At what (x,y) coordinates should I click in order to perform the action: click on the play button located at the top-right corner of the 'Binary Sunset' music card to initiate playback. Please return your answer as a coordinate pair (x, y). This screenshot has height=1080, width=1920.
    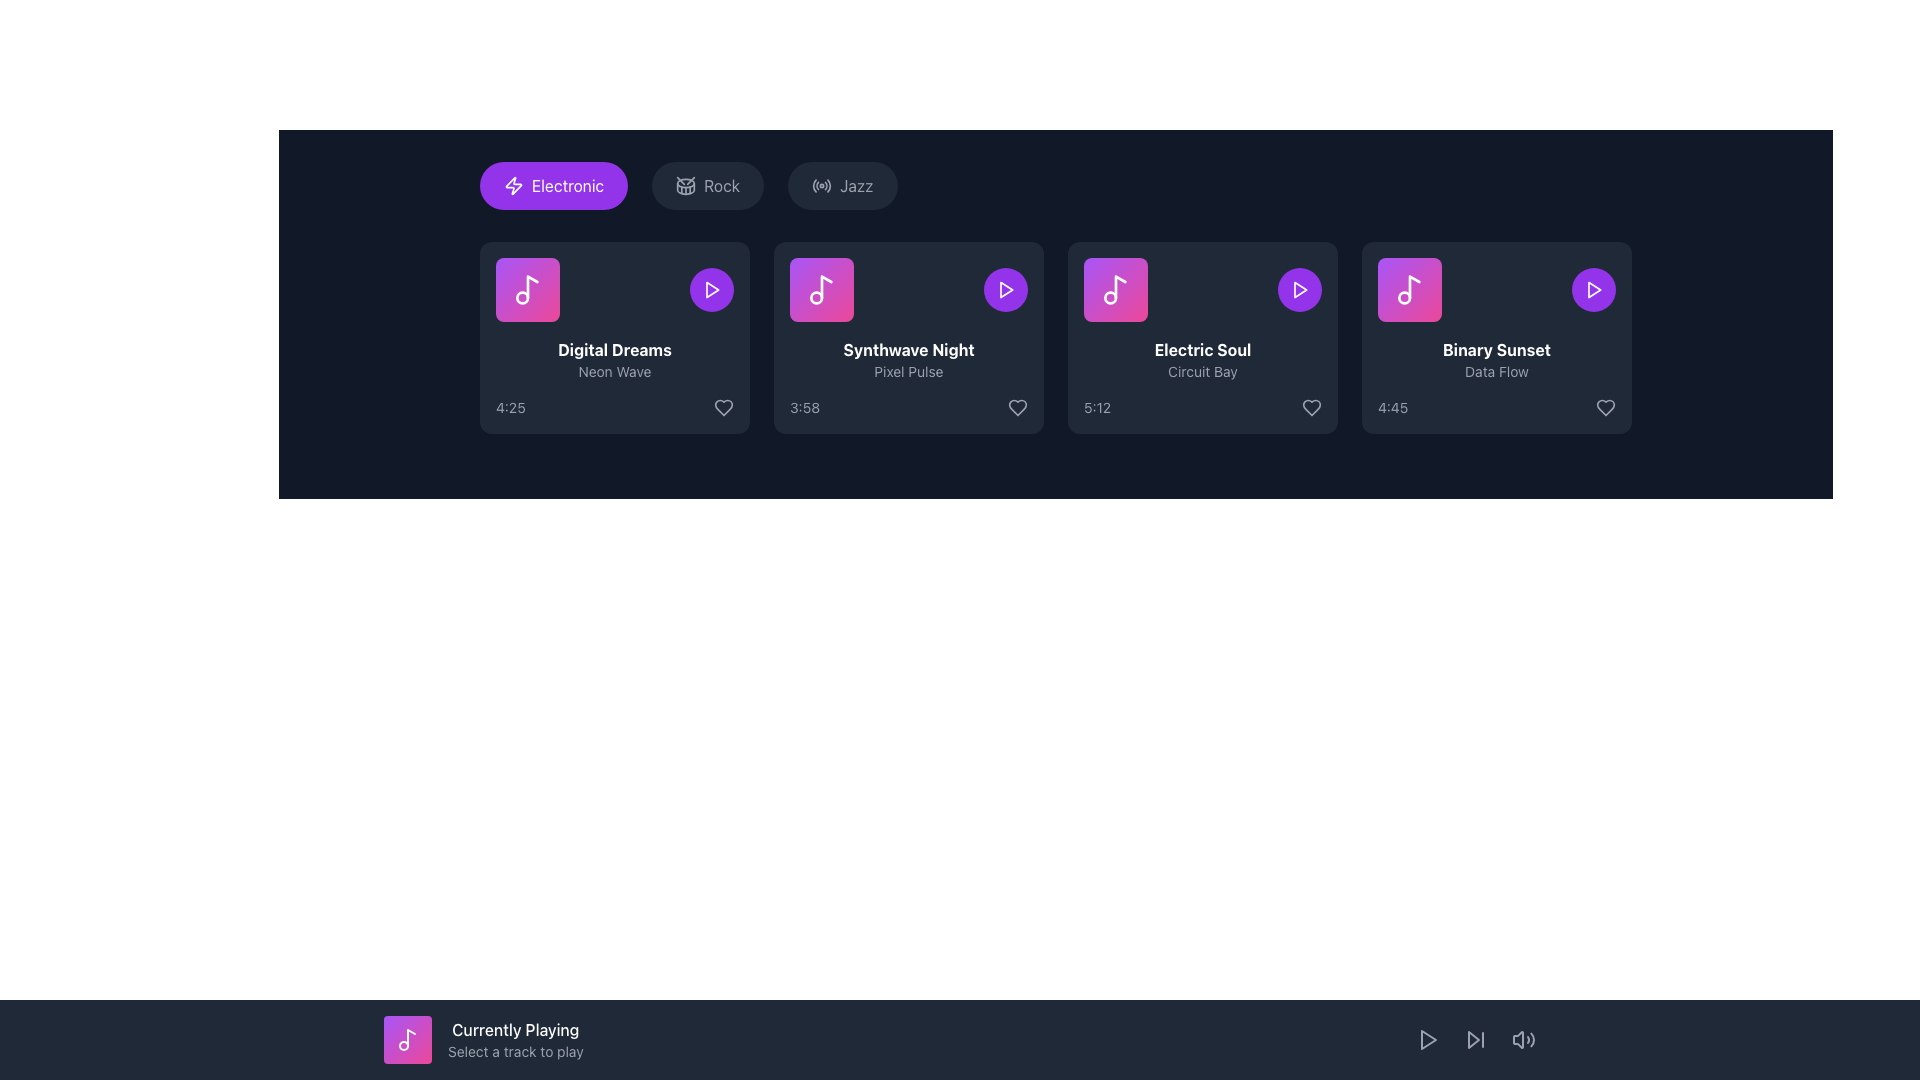
    Looking at the image, I should click on (1593, 289).